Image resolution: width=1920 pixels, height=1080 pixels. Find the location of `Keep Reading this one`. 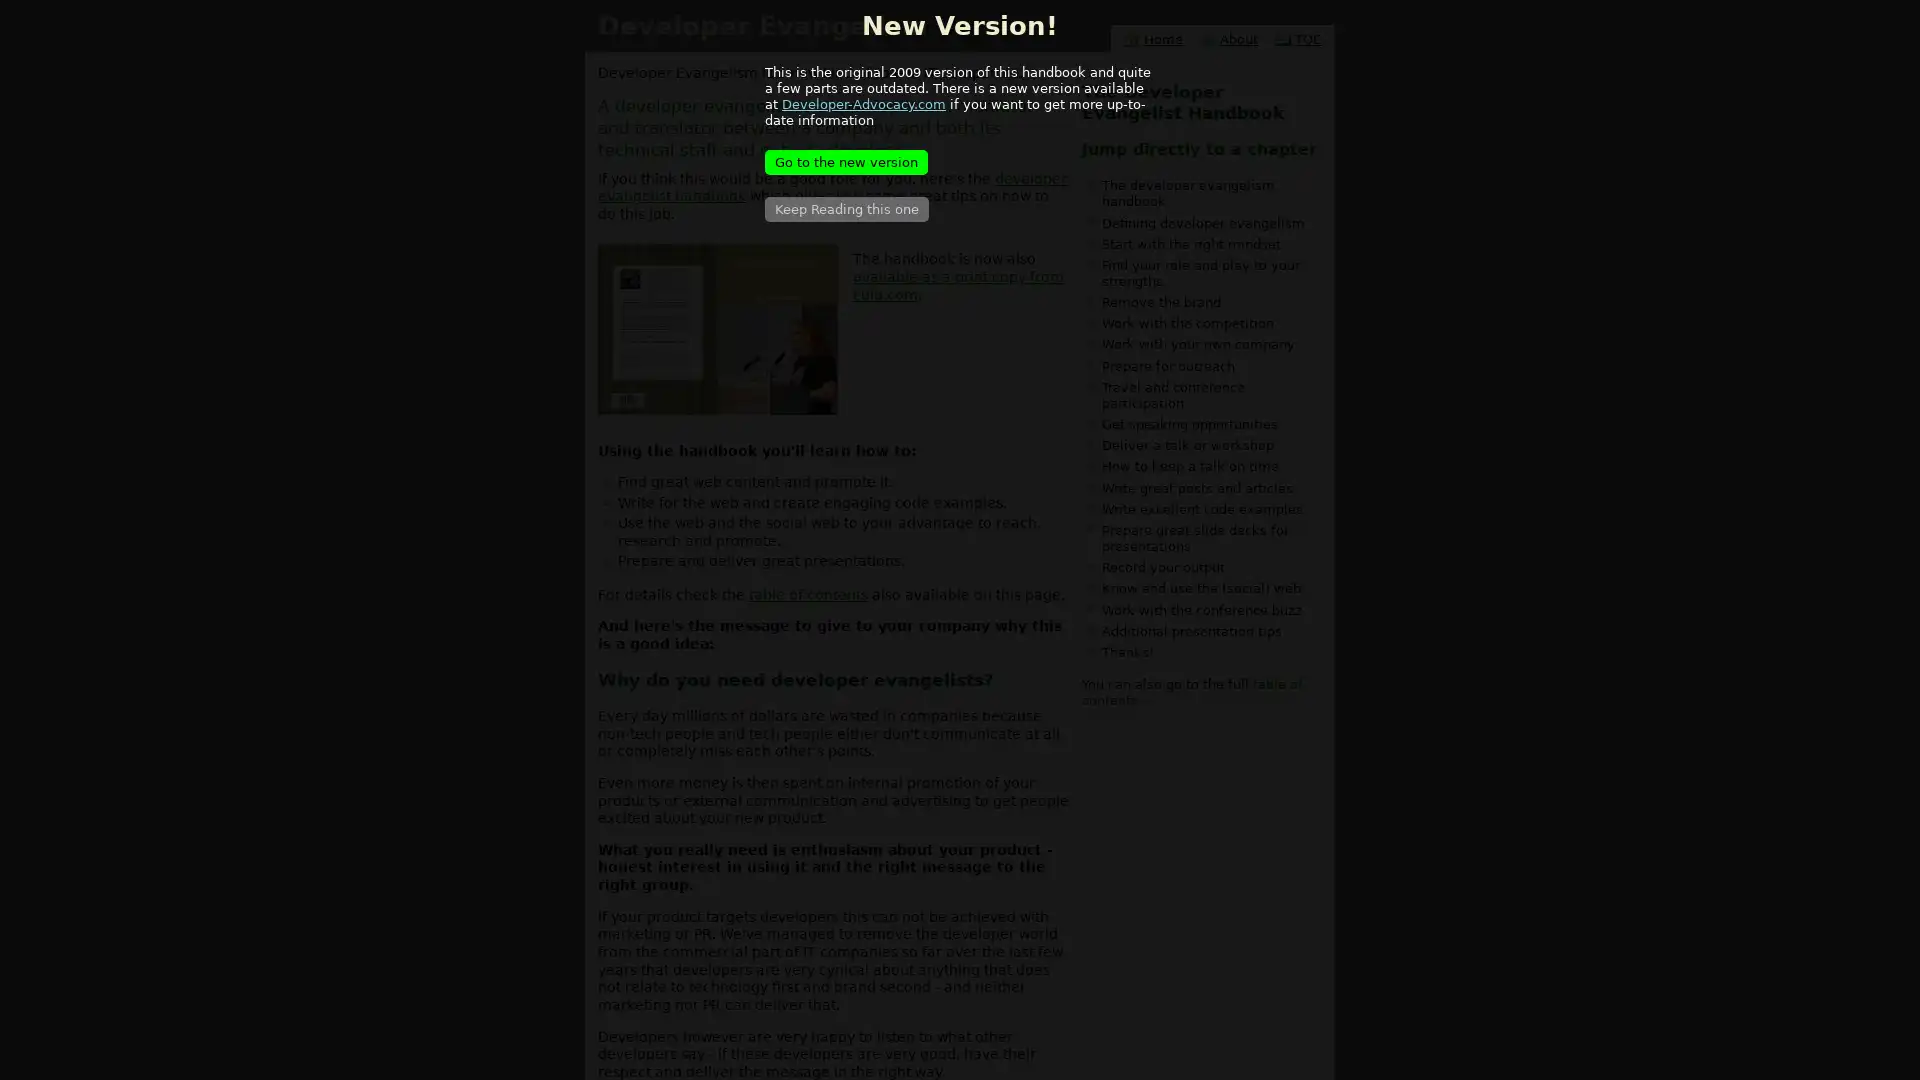

Keep Reading this one is located at coordinates (846, 209).